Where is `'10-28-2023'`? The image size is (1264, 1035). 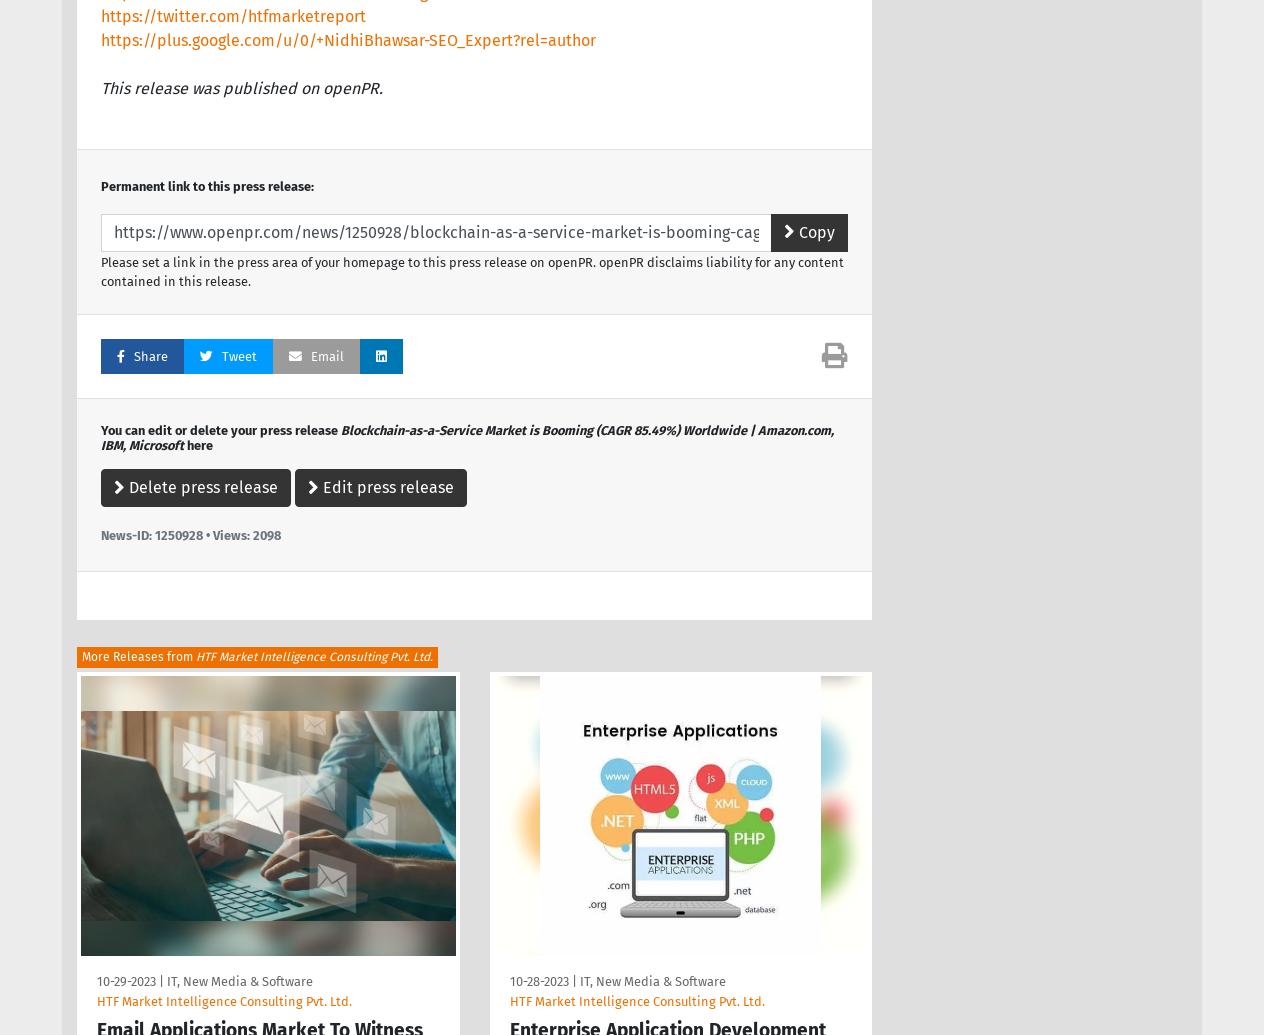
'10-28-2023' is located at coordinates (538, 980).